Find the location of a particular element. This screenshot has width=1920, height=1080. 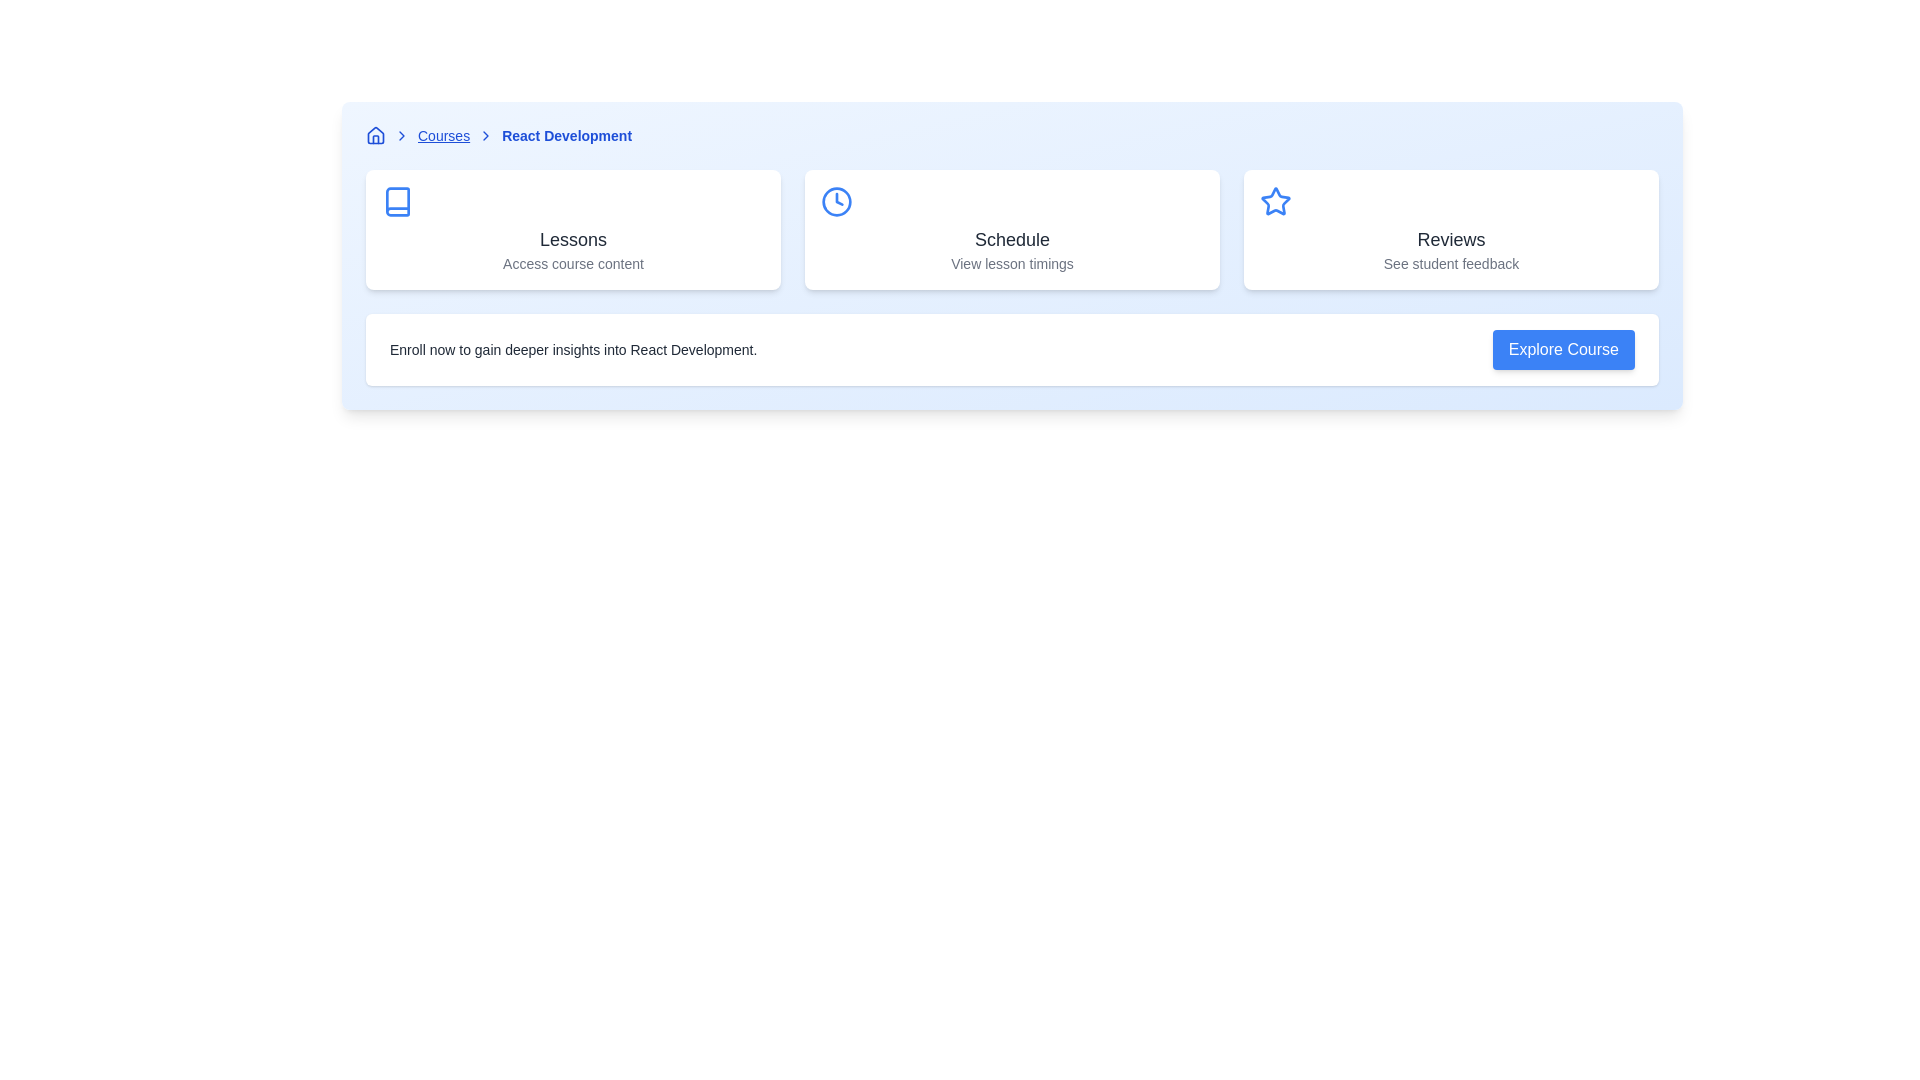

the SVG clock icon located at the top left corner of the 'Schedule' card for accessibility interactions is located at coordinates (836, 201).